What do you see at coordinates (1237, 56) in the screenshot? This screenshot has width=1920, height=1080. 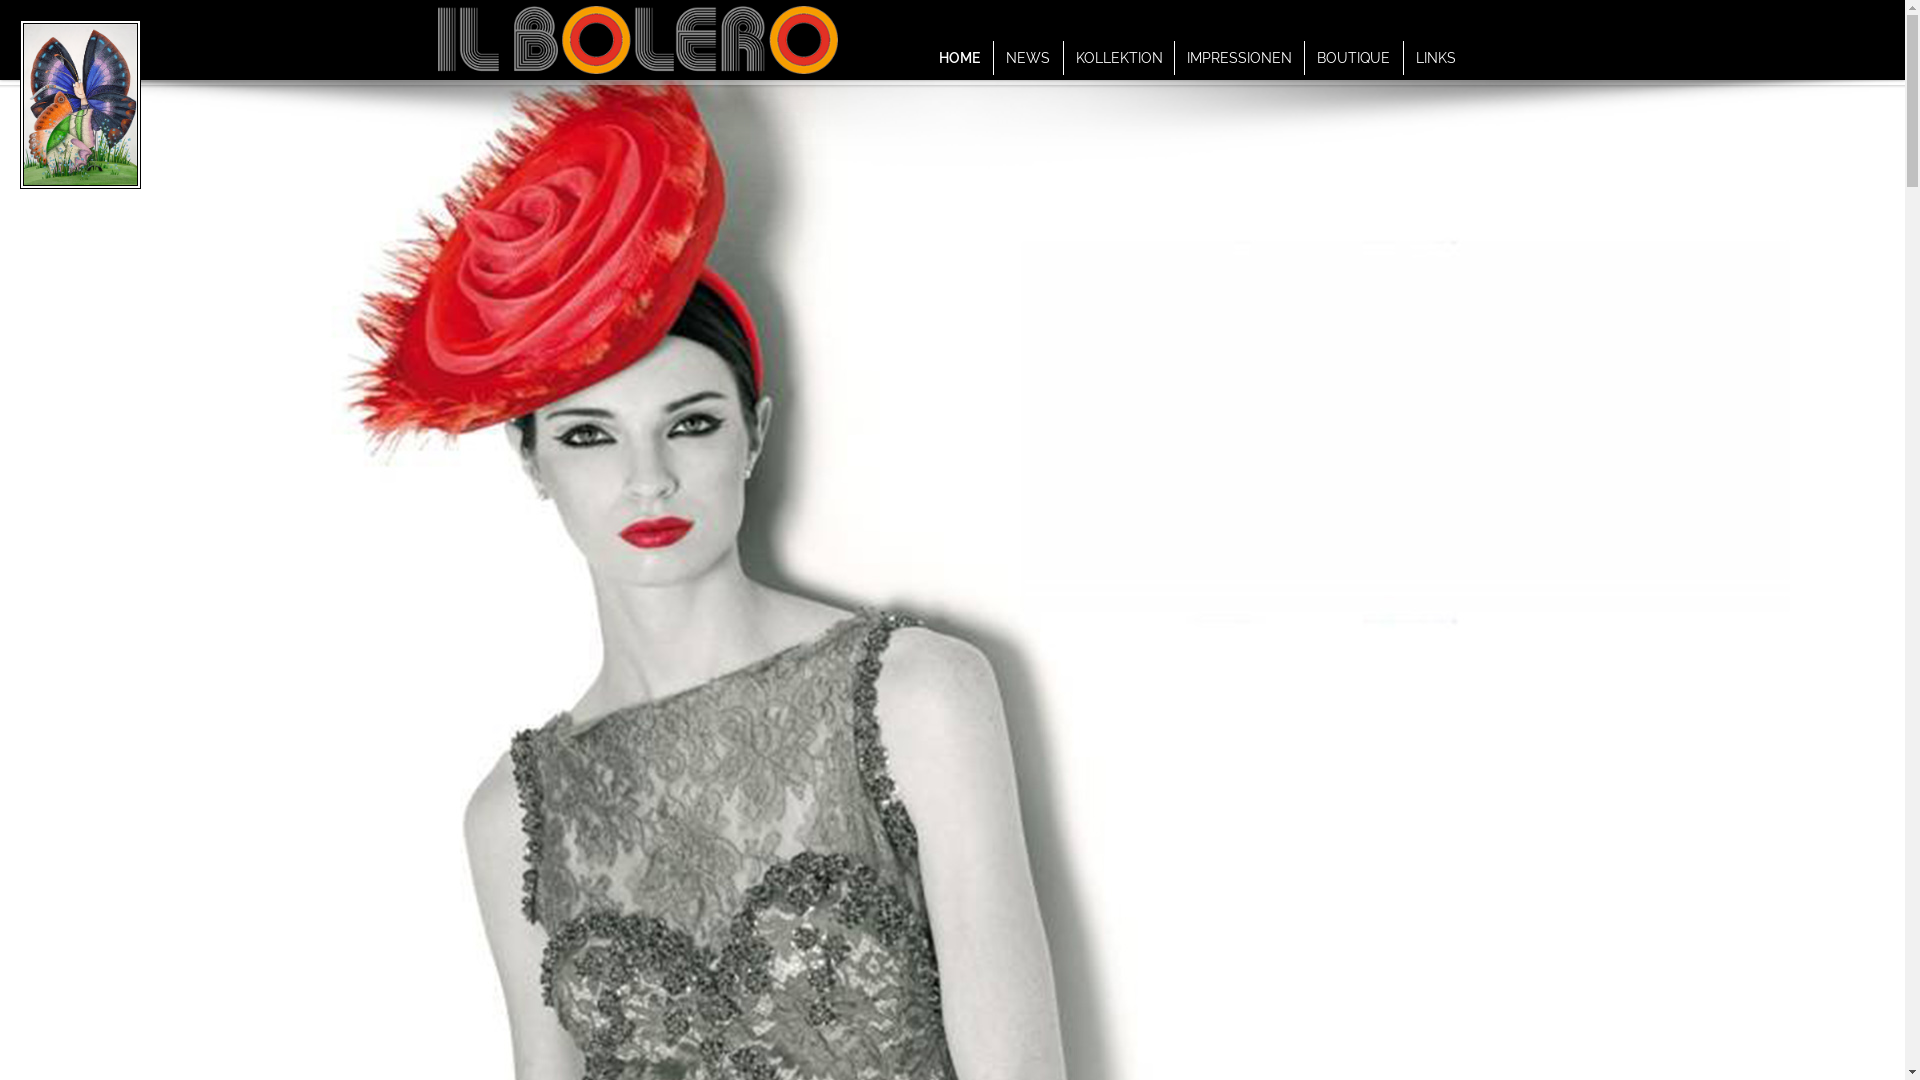 I see `'IMPRESSIONEN'` at bounding box center [1237, 56].